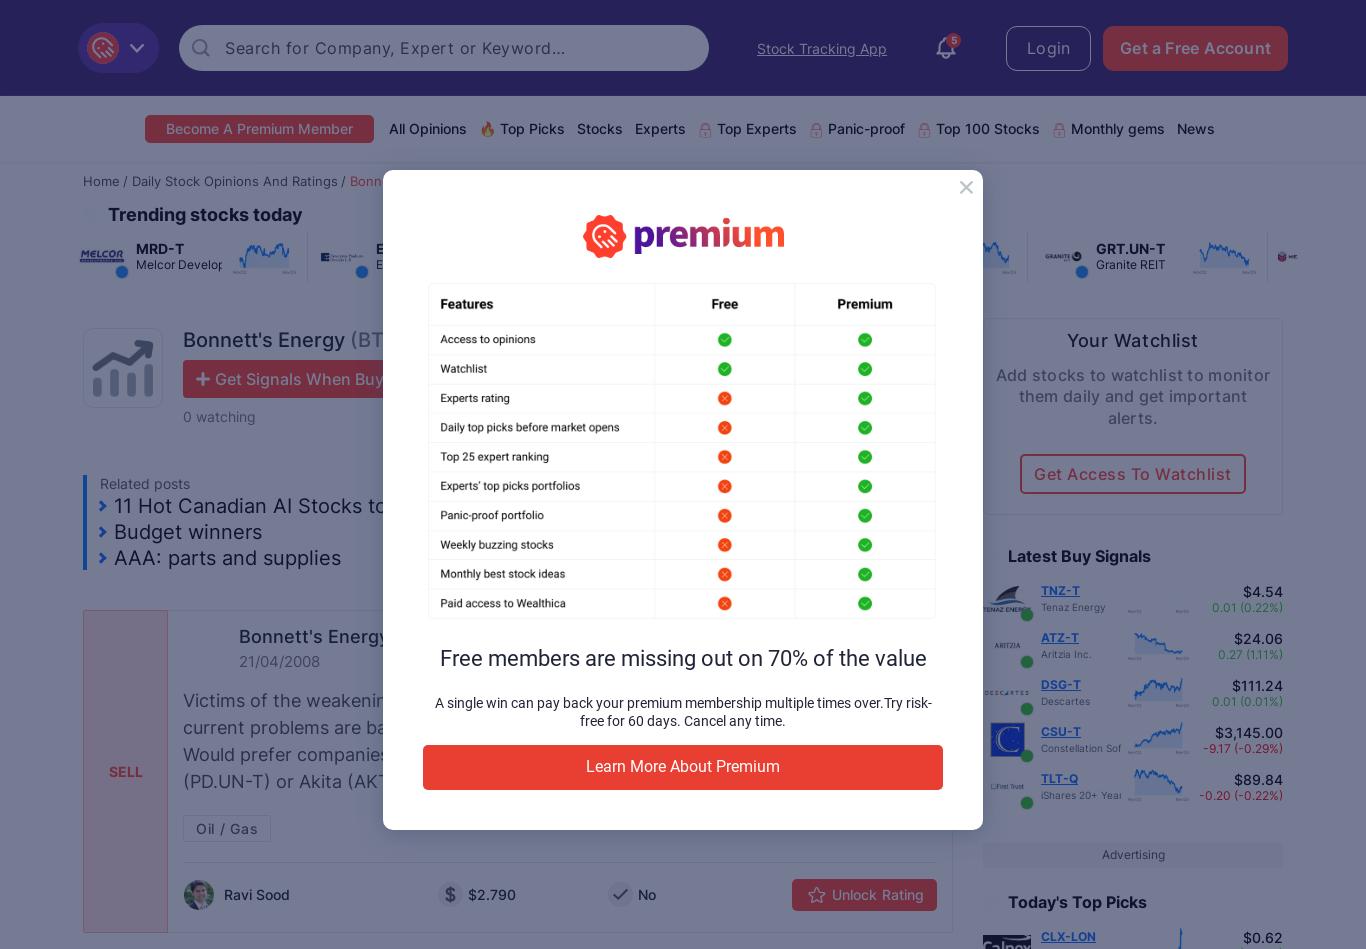 Image resolution: width=1366 pixels, height=949 pixels. I want to click on '$4.54', so click(1262, 589).